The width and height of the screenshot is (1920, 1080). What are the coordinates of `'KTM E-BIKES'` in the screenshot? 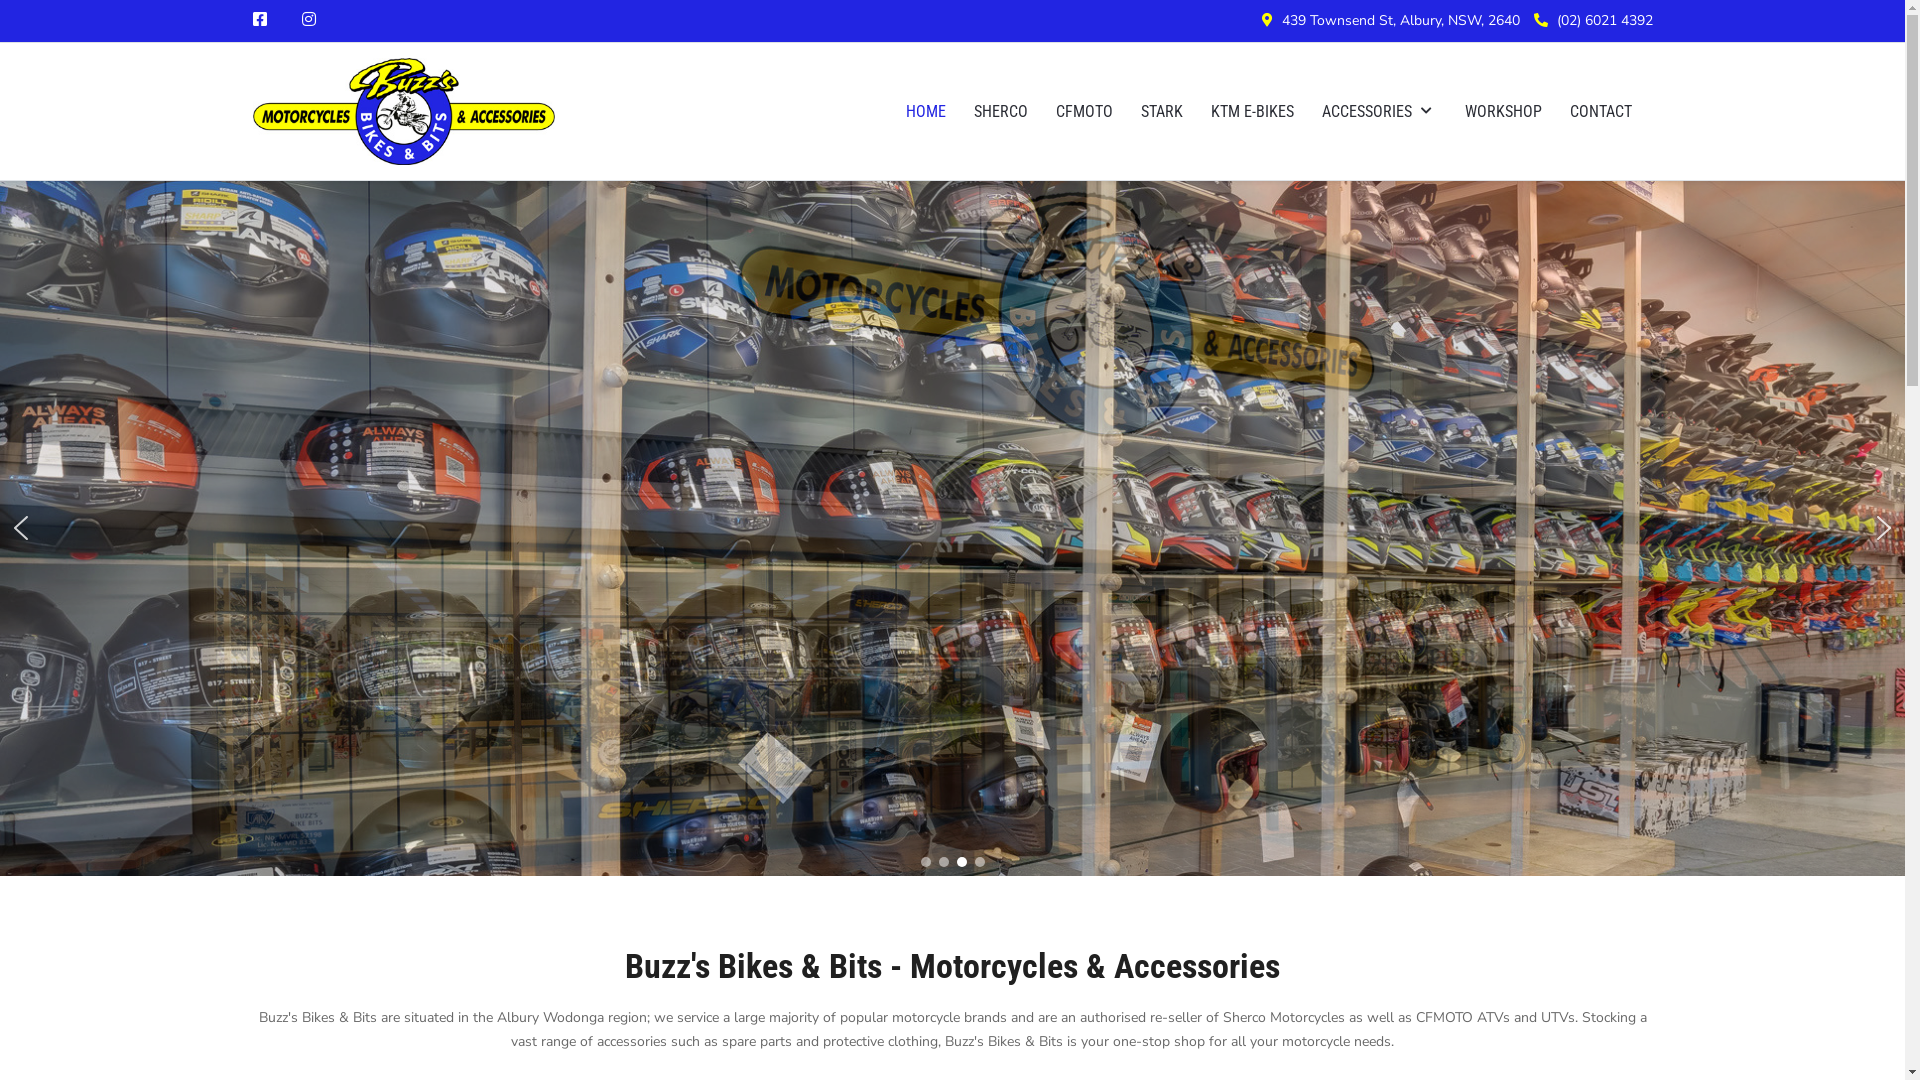 It's located at (1195, 111).